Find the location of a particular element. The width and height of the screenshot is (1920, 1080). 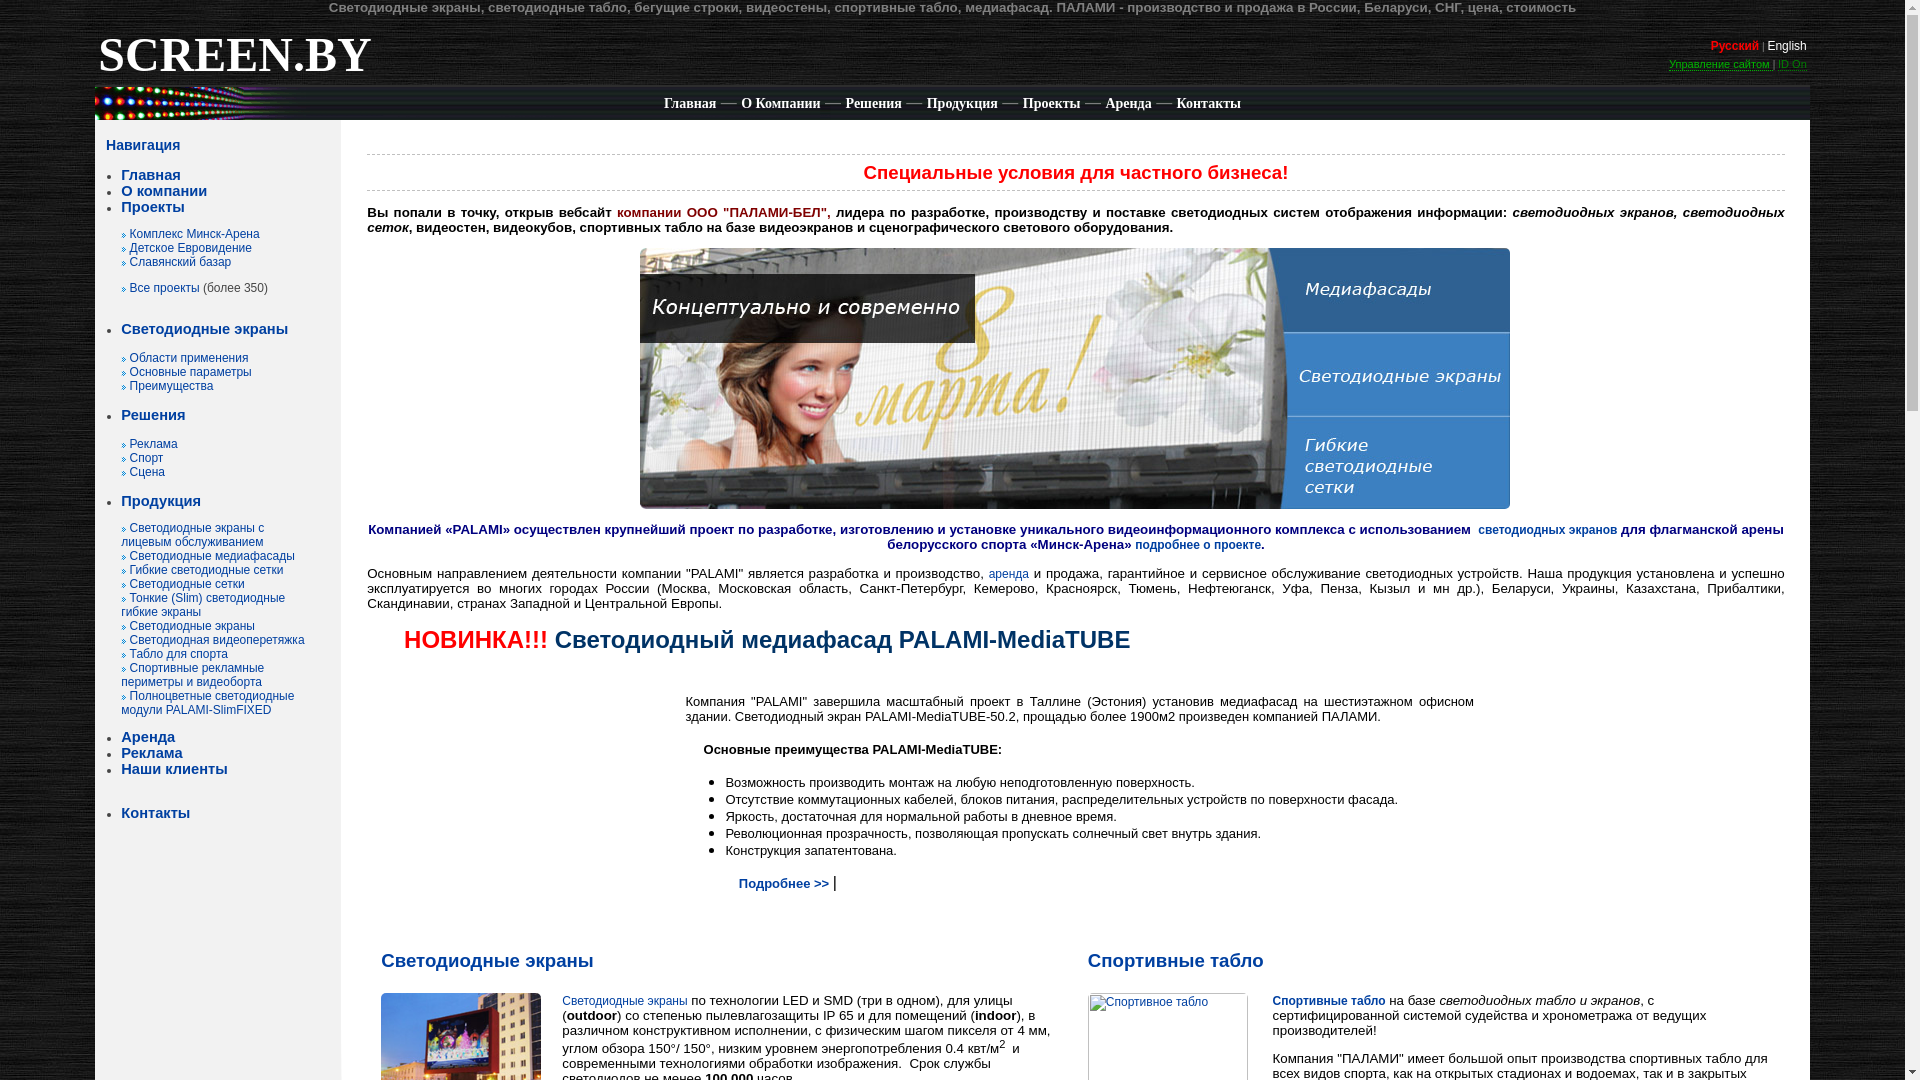

'SCREEN.BY' is located at coordinates (234, 65).